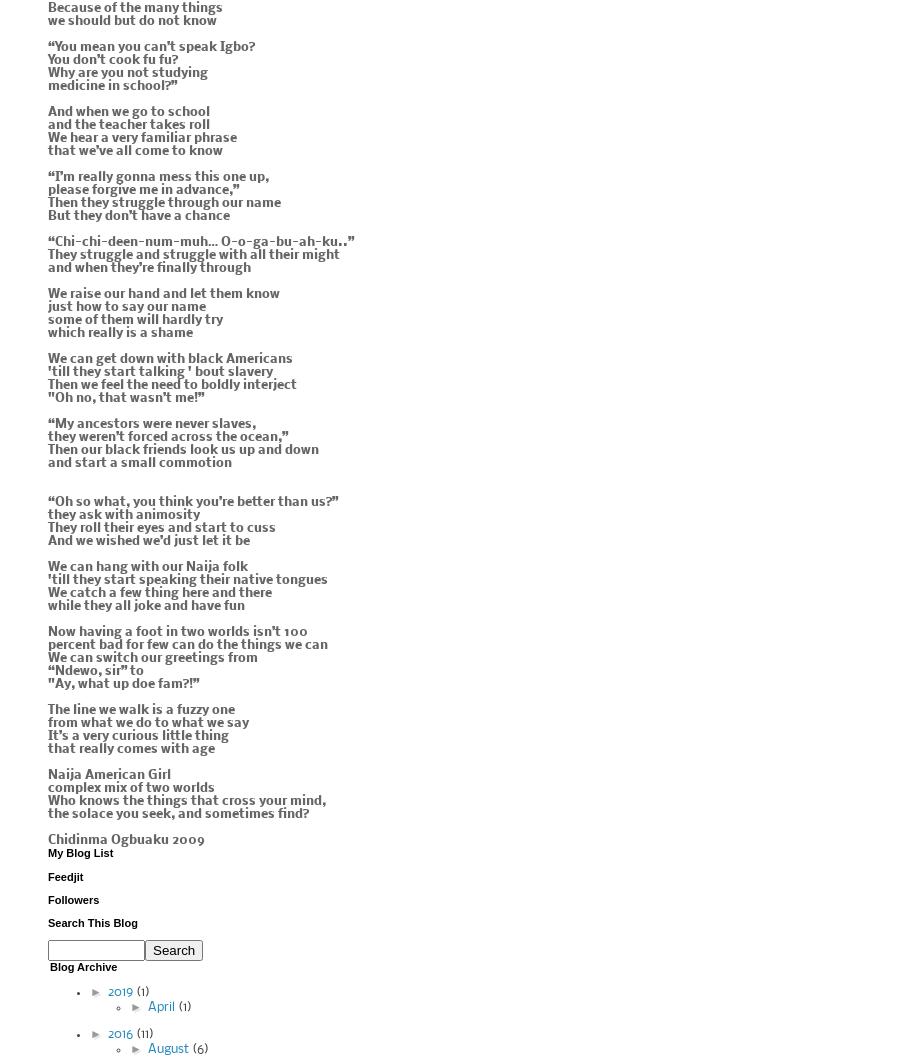 The width and height of the screenshot is (908, 1058). What do you see at coordinates (48, 736) in the screenshot?
I see `'It’s a very curious little thing'` at bounding box center [48, 736].